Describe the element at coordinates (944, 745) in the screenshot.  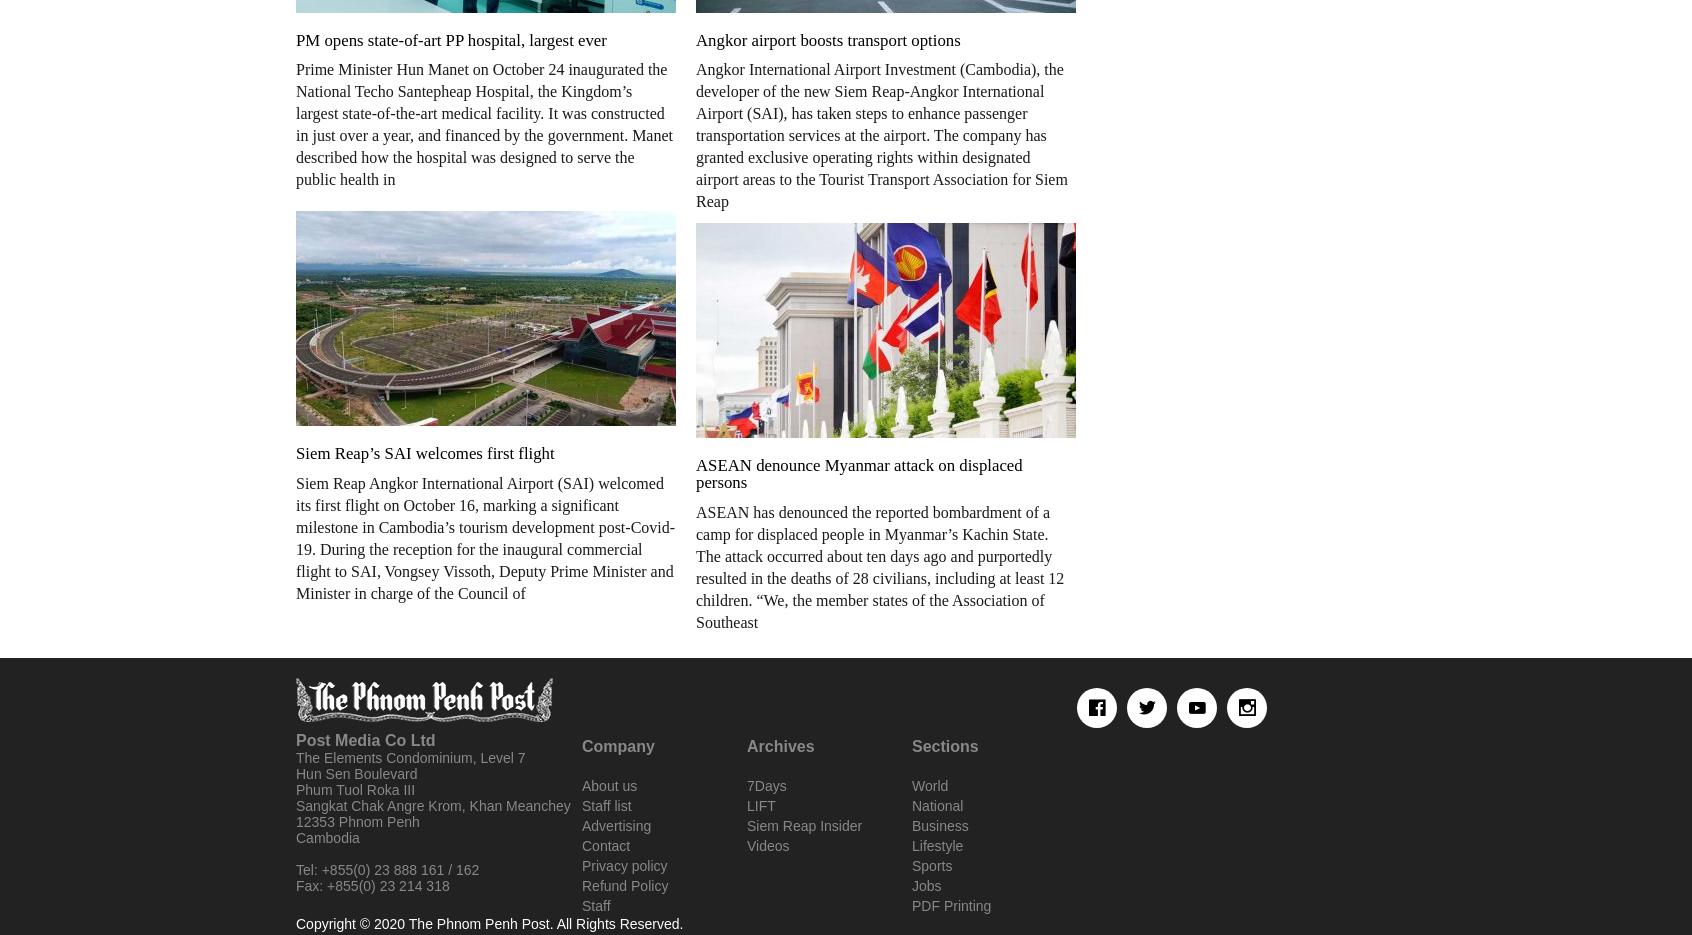
I see `'Sections'` at that location.